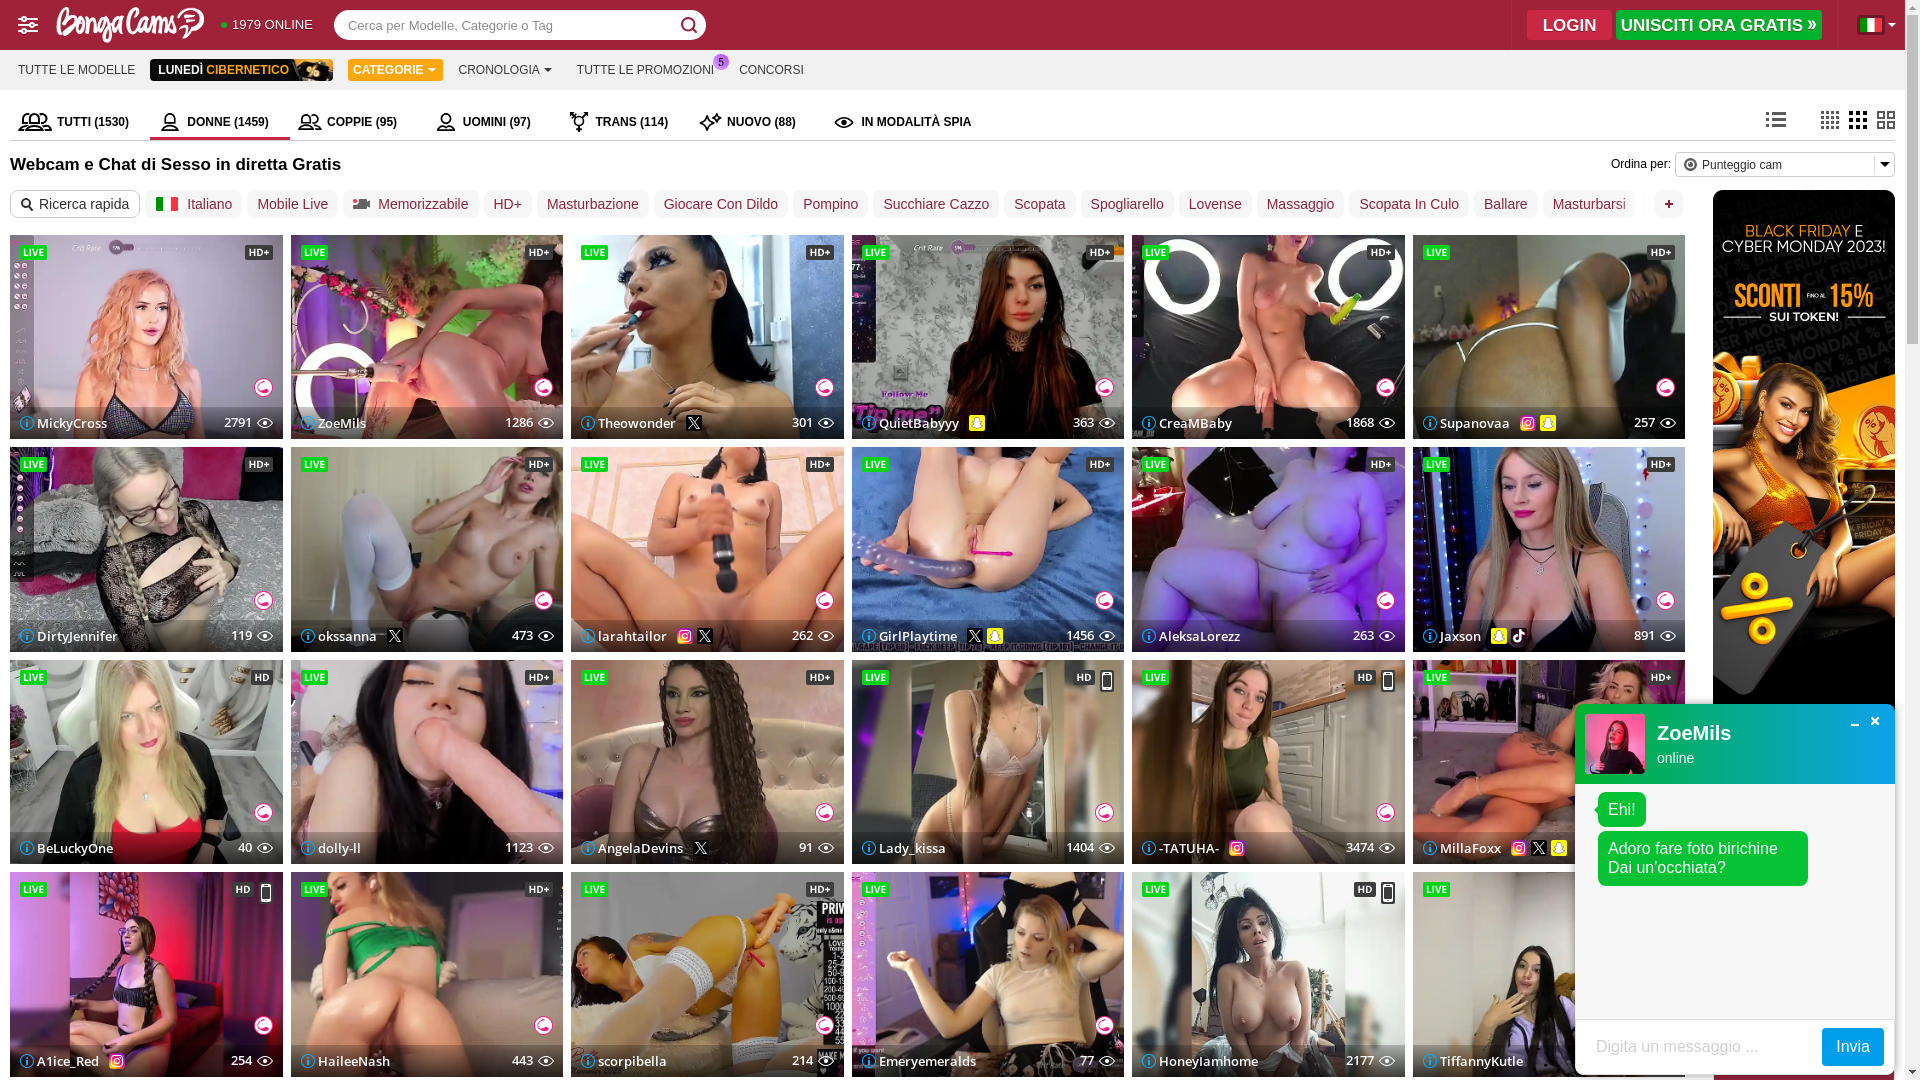  Describe the element at coordinates (1472, 1059) in the screenshot. I see `'TiffannyKutle'` at that location.